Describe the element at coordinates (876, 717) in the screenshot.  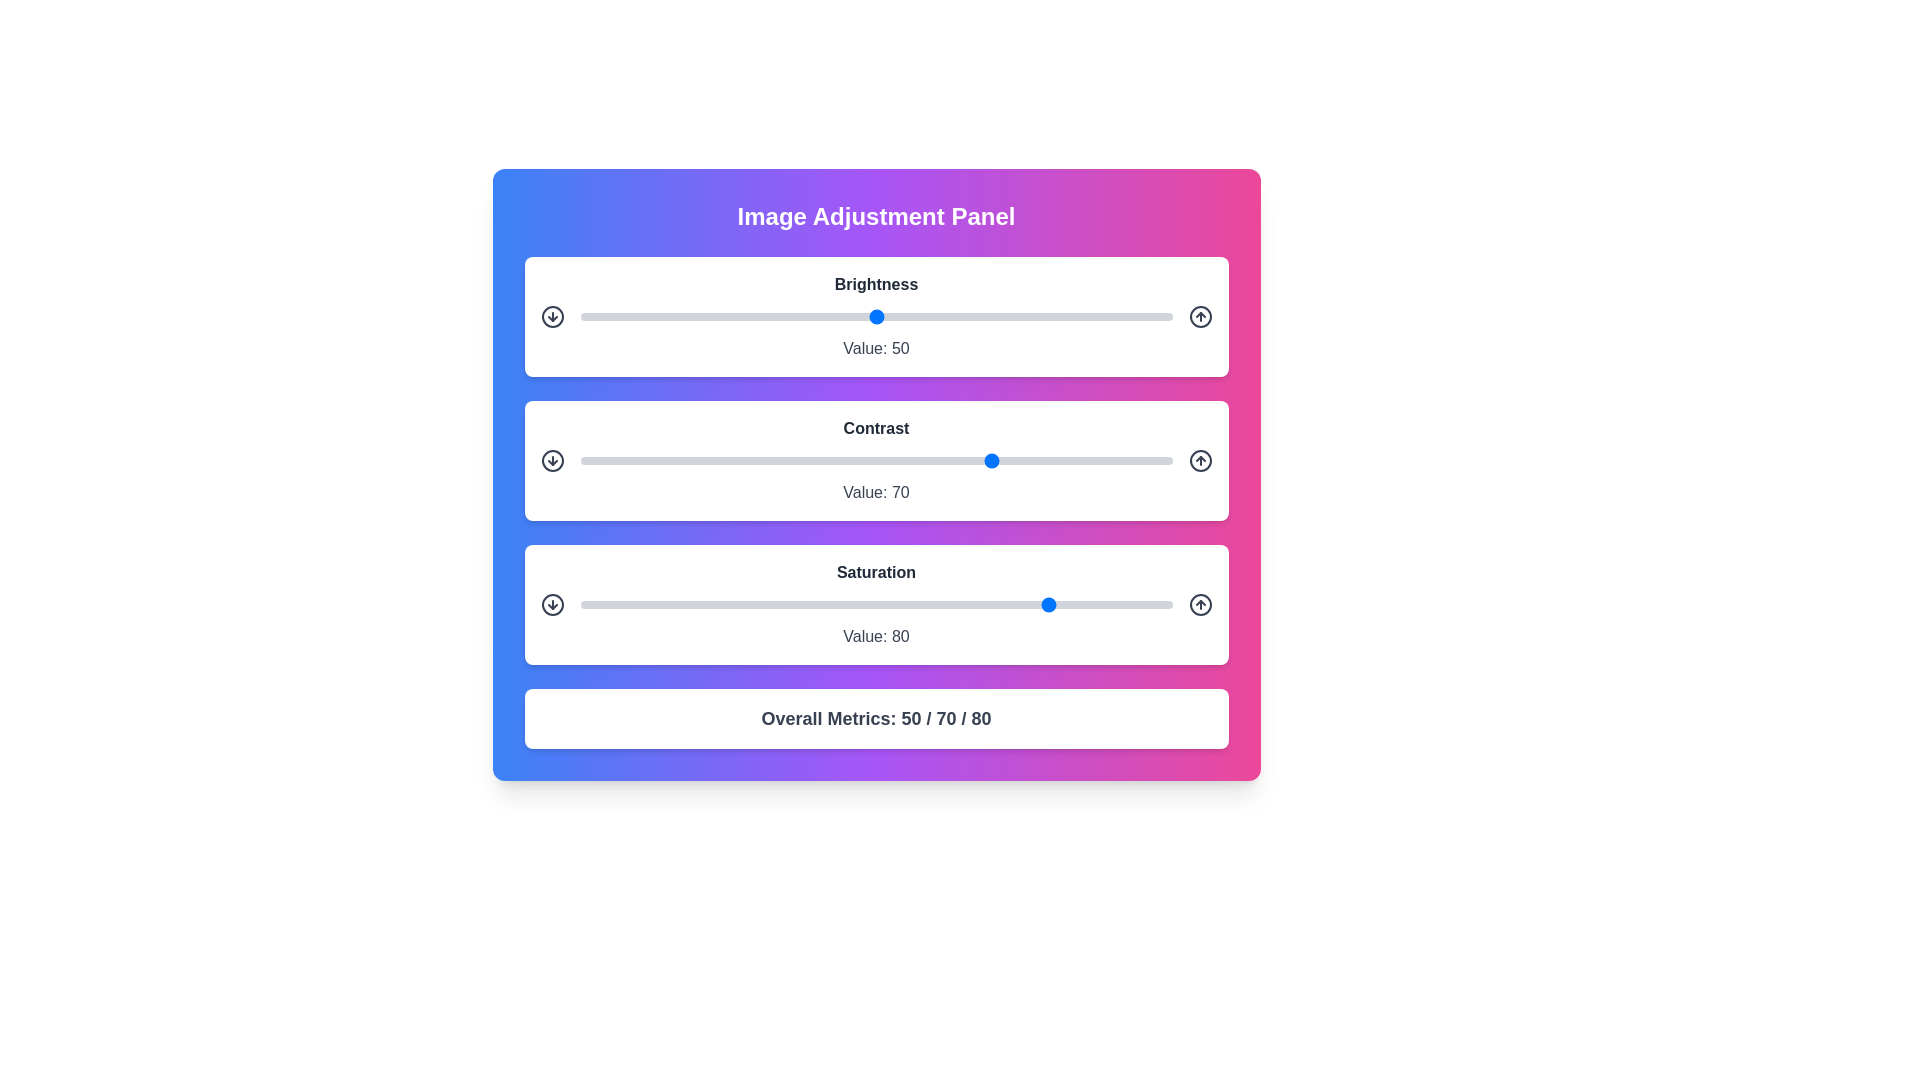
I see `displayed text from the text field showing 'Overall Metrics: 50 / 70 / 80' located at the bottom of the 'Image Adjustment Panel'` at that location.